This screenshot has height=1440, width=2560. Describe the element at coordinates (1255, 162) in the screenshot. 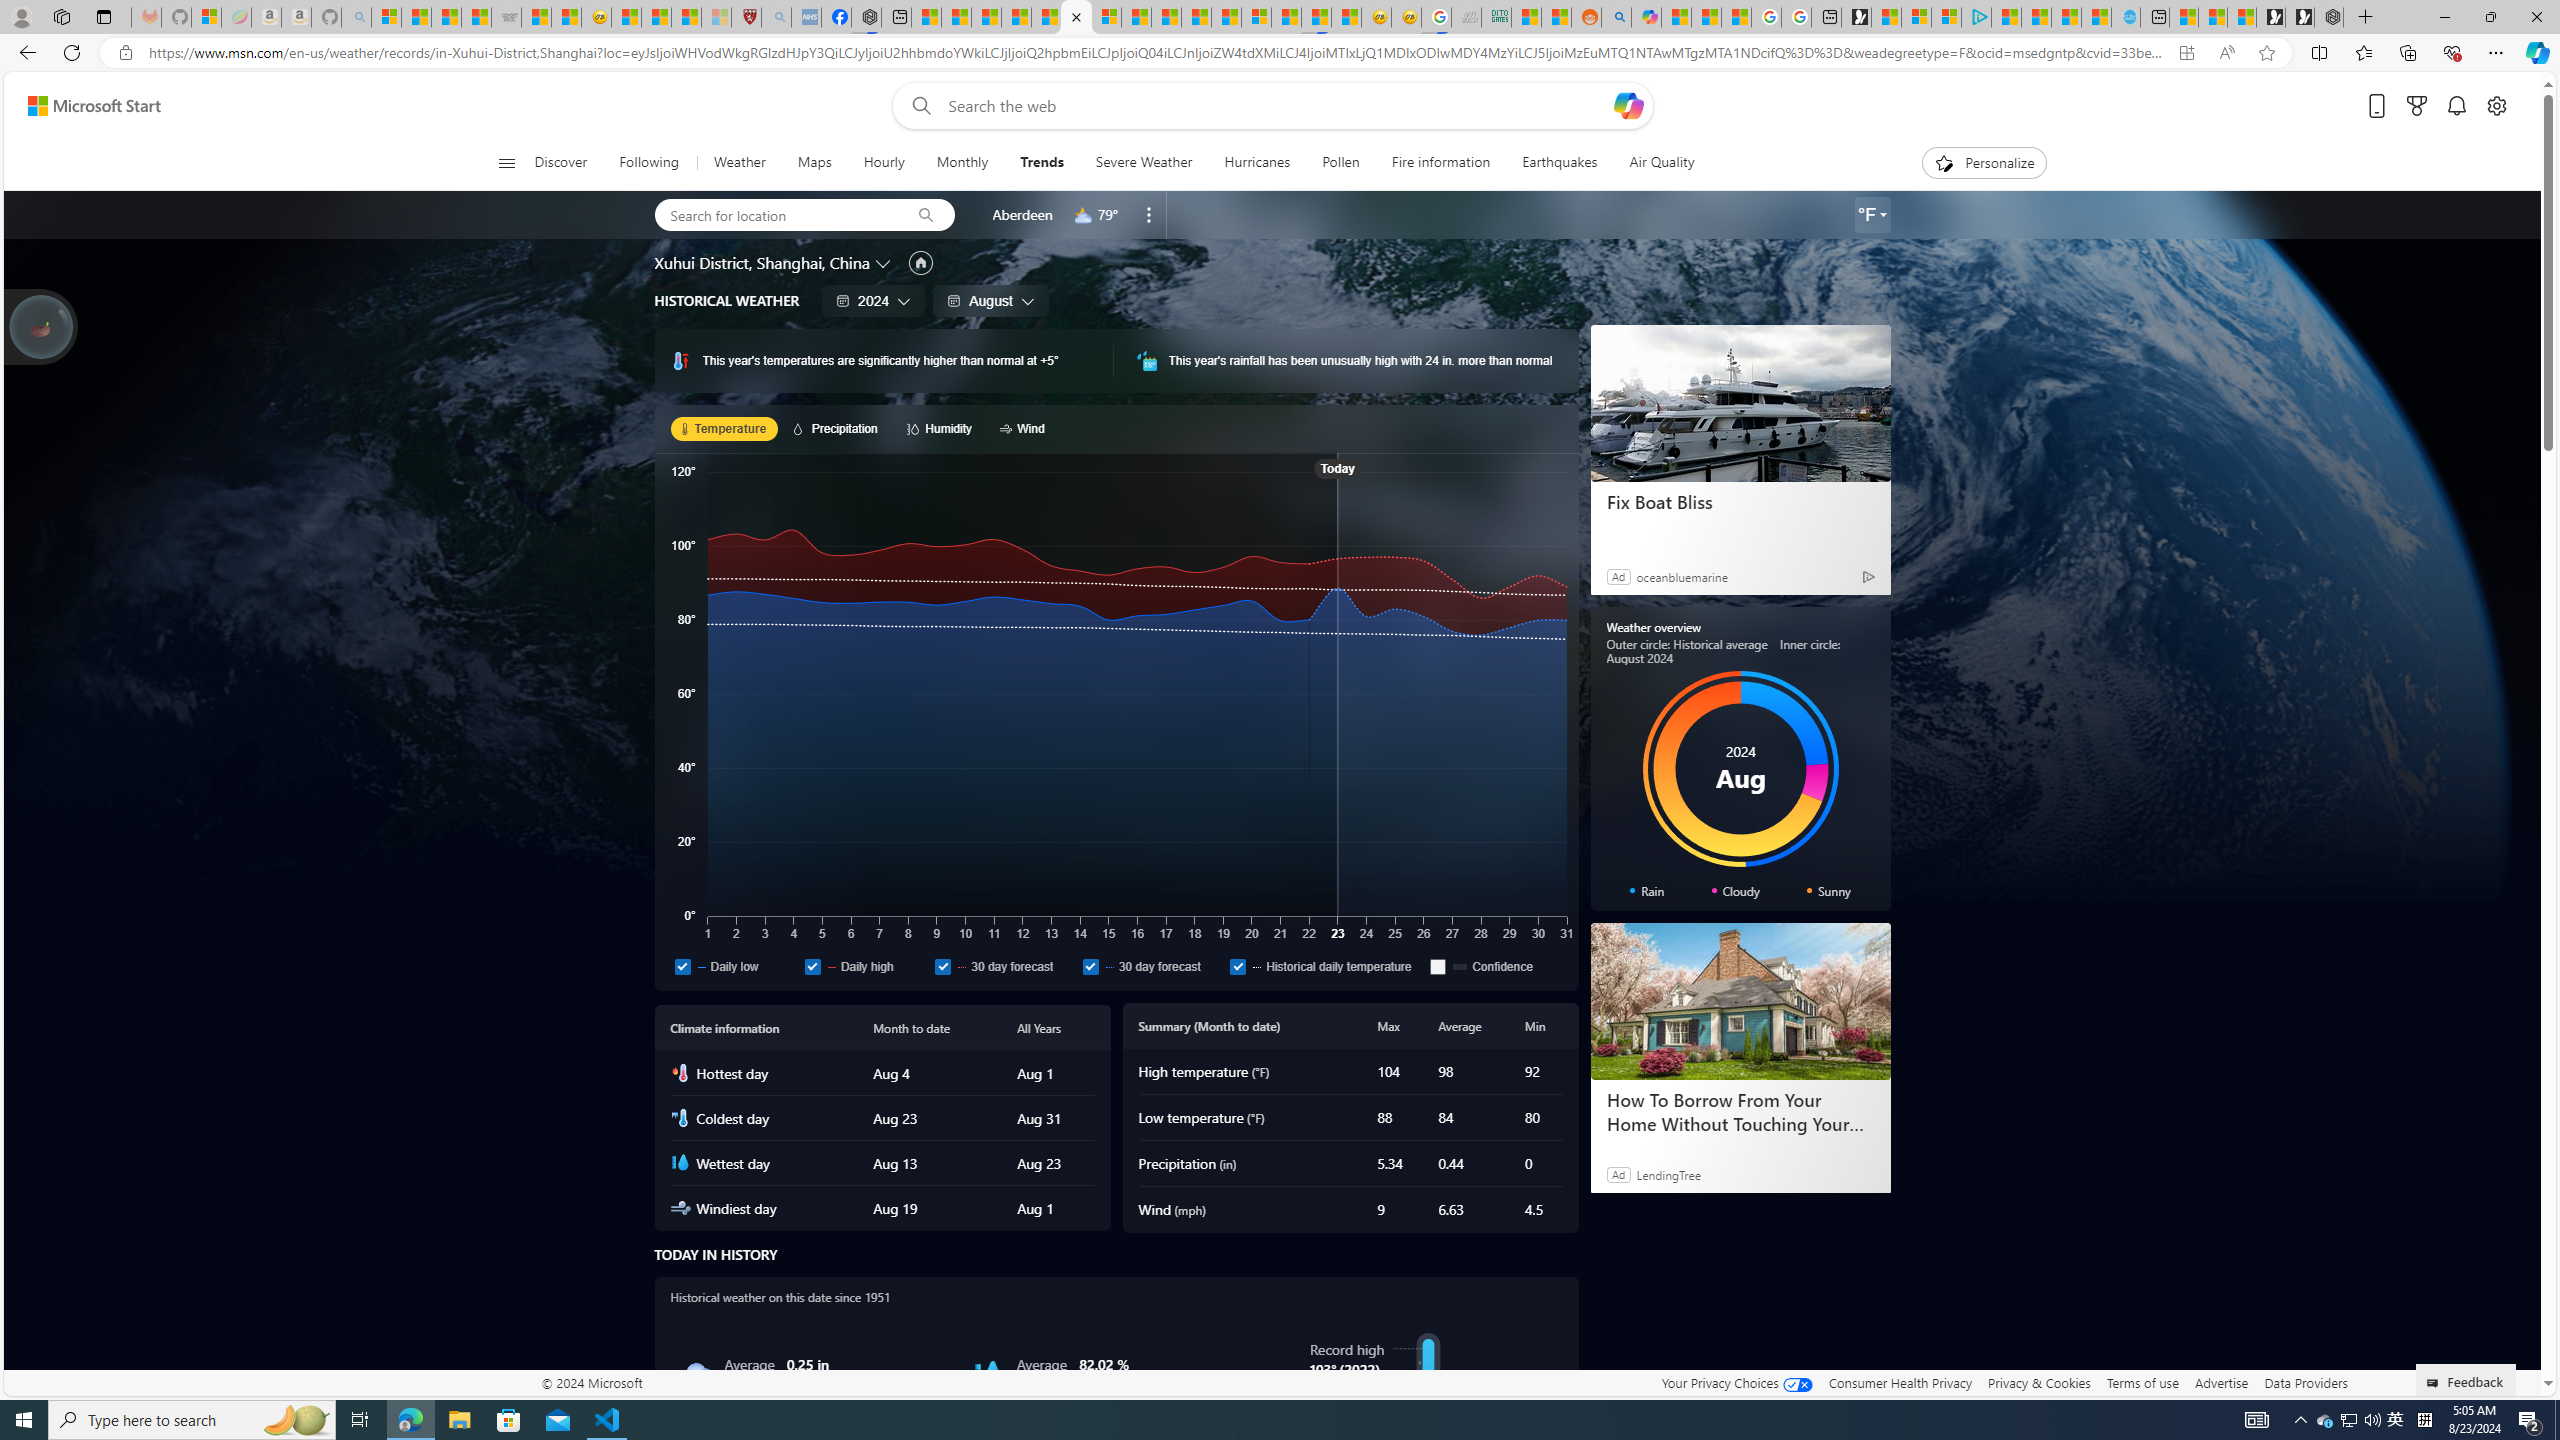

I see `'Hurricanes'` at that location.